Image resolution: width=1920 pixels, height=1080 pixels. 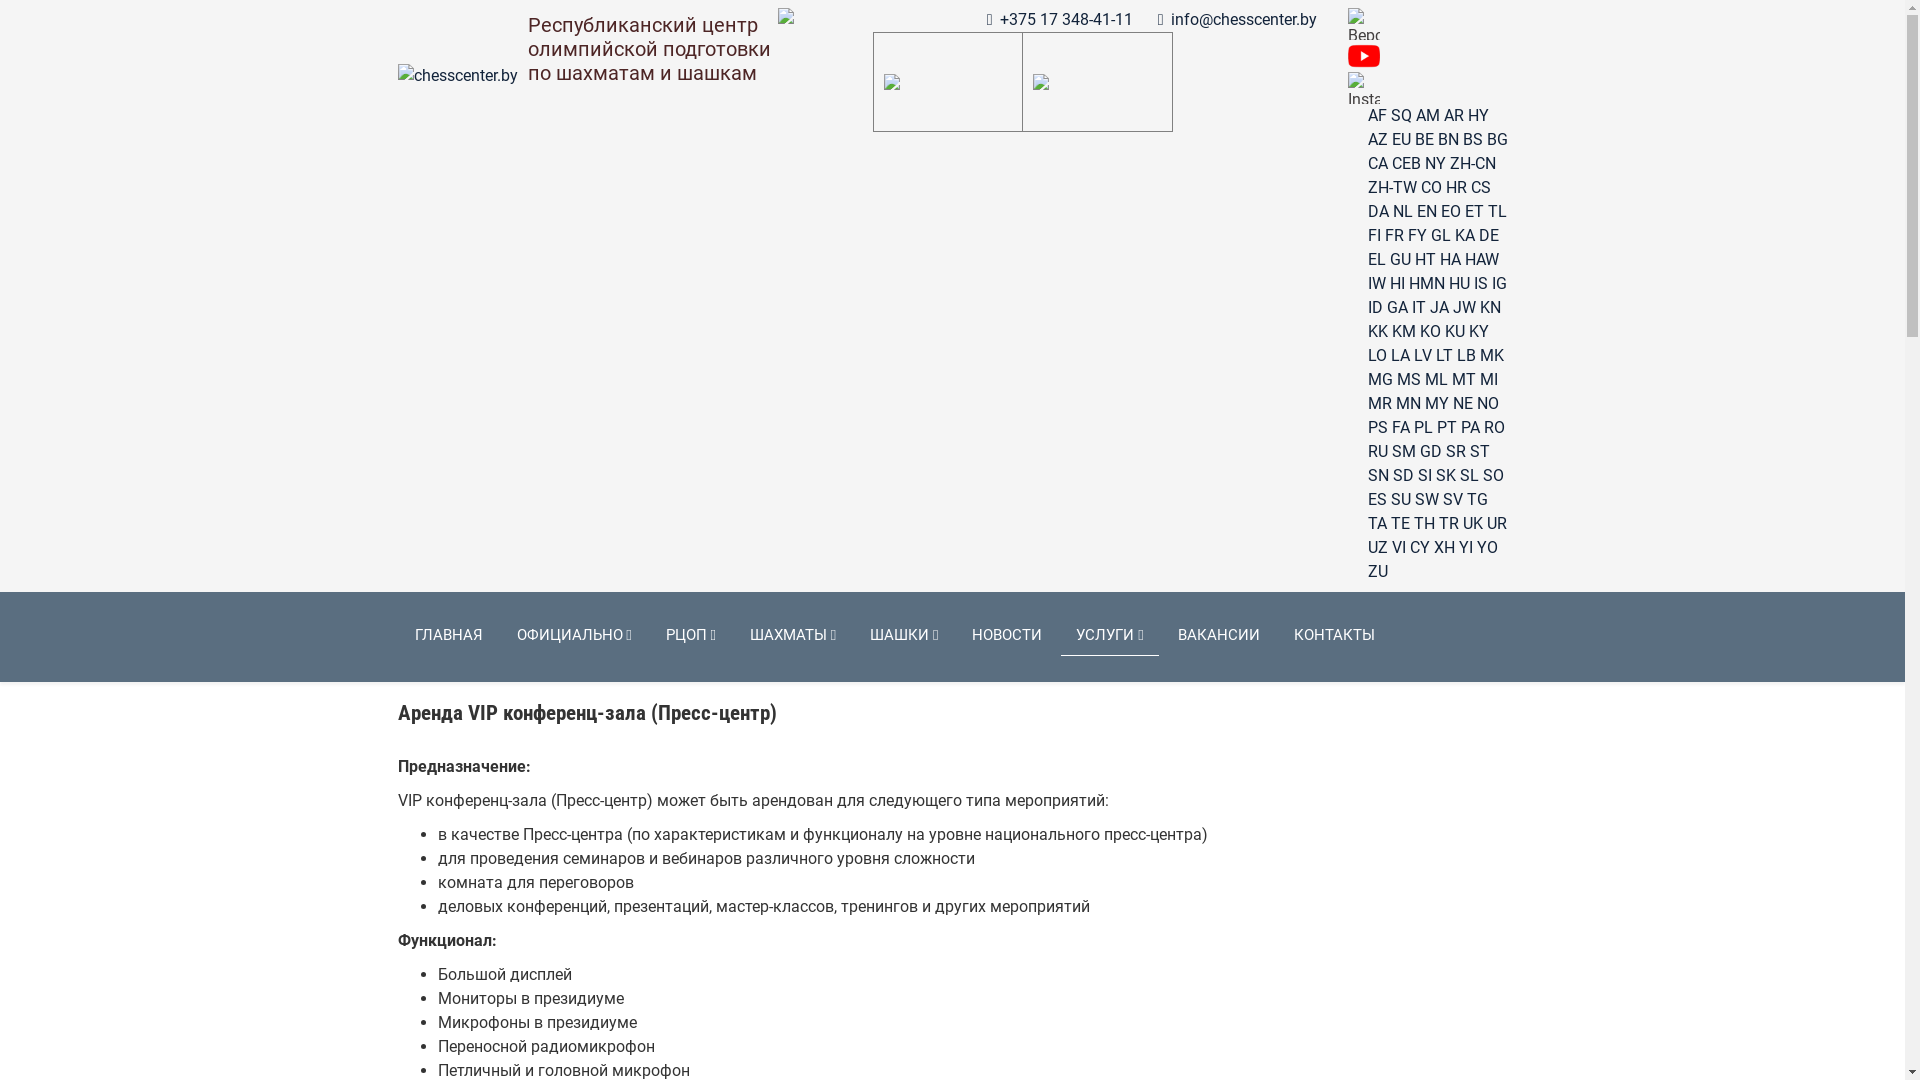 What do you see at coordinates (1433, 547) in the screenshot?
I see `'XH'` at bounding box center [1433, 547].